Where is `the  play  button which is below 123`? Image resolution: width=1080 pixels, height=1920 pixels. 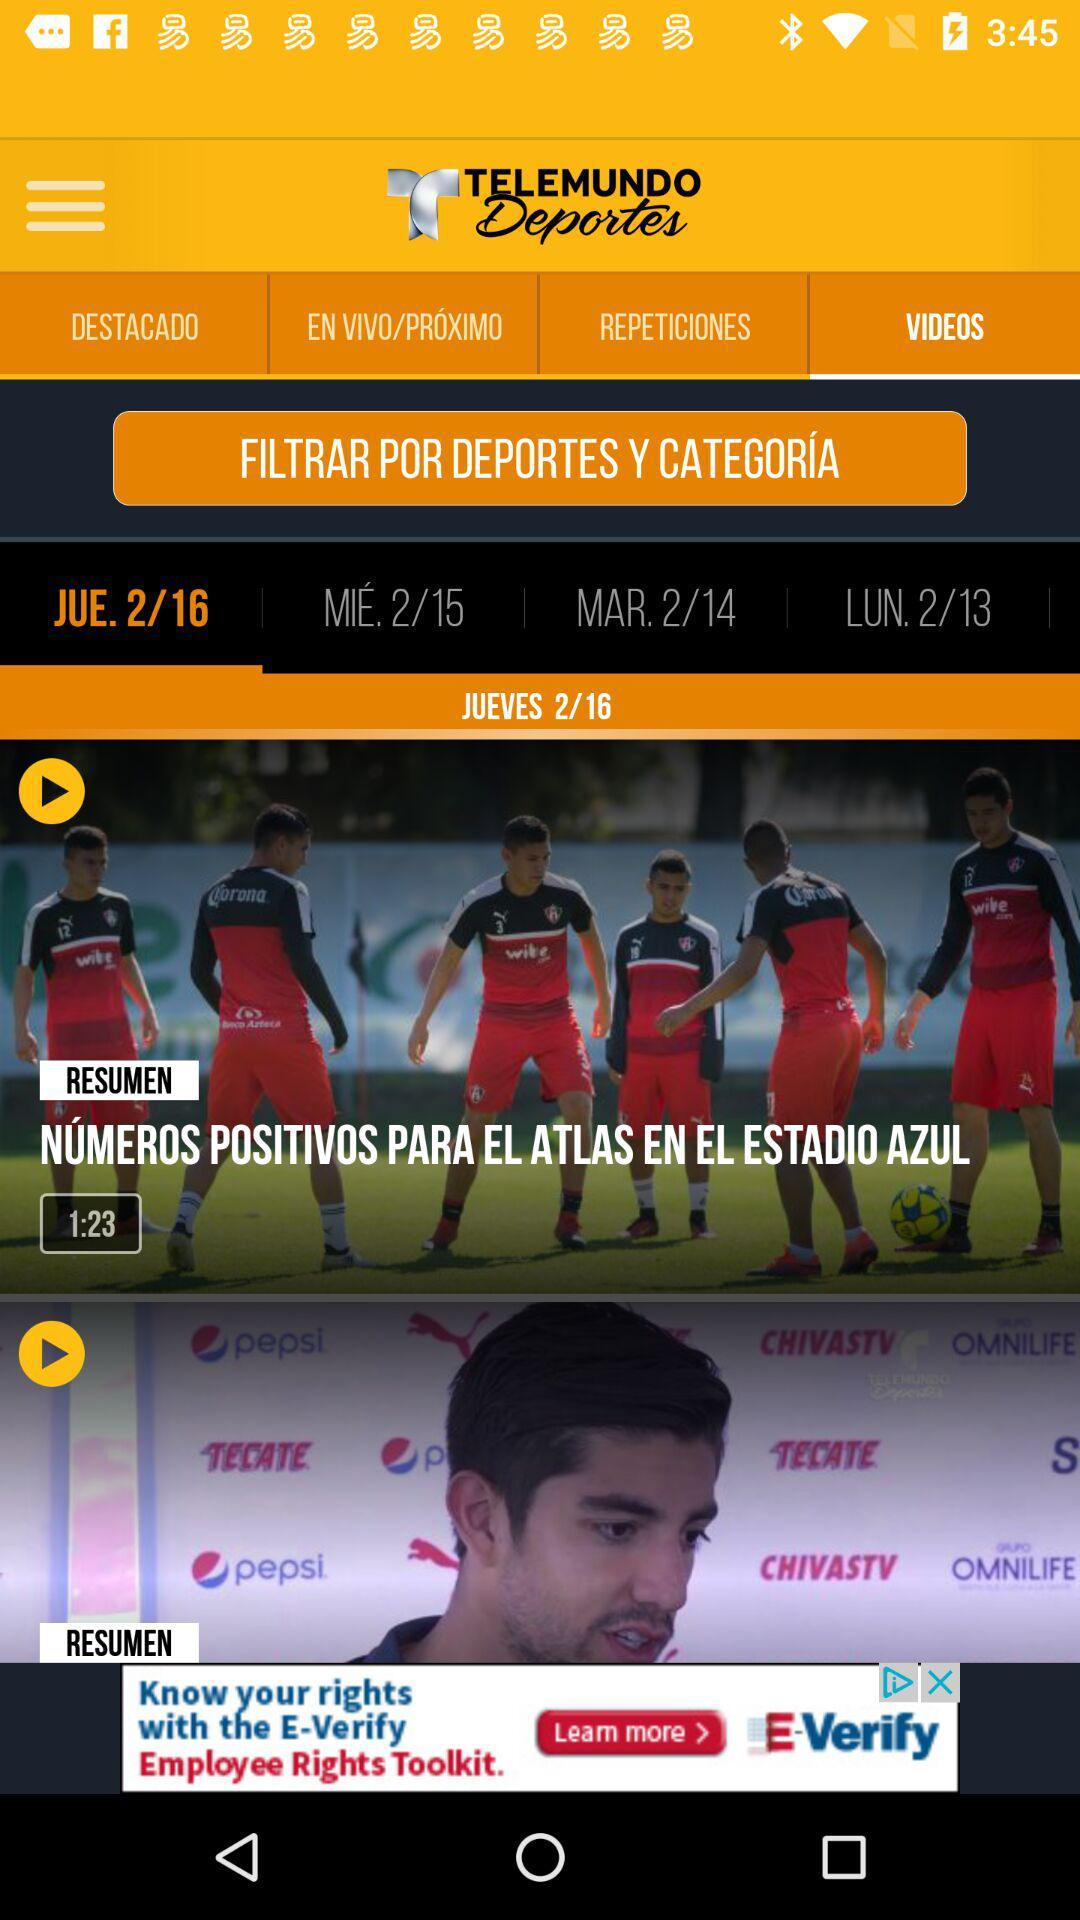
the  play  button which is below 123 is located at coordinates (83, 1353).